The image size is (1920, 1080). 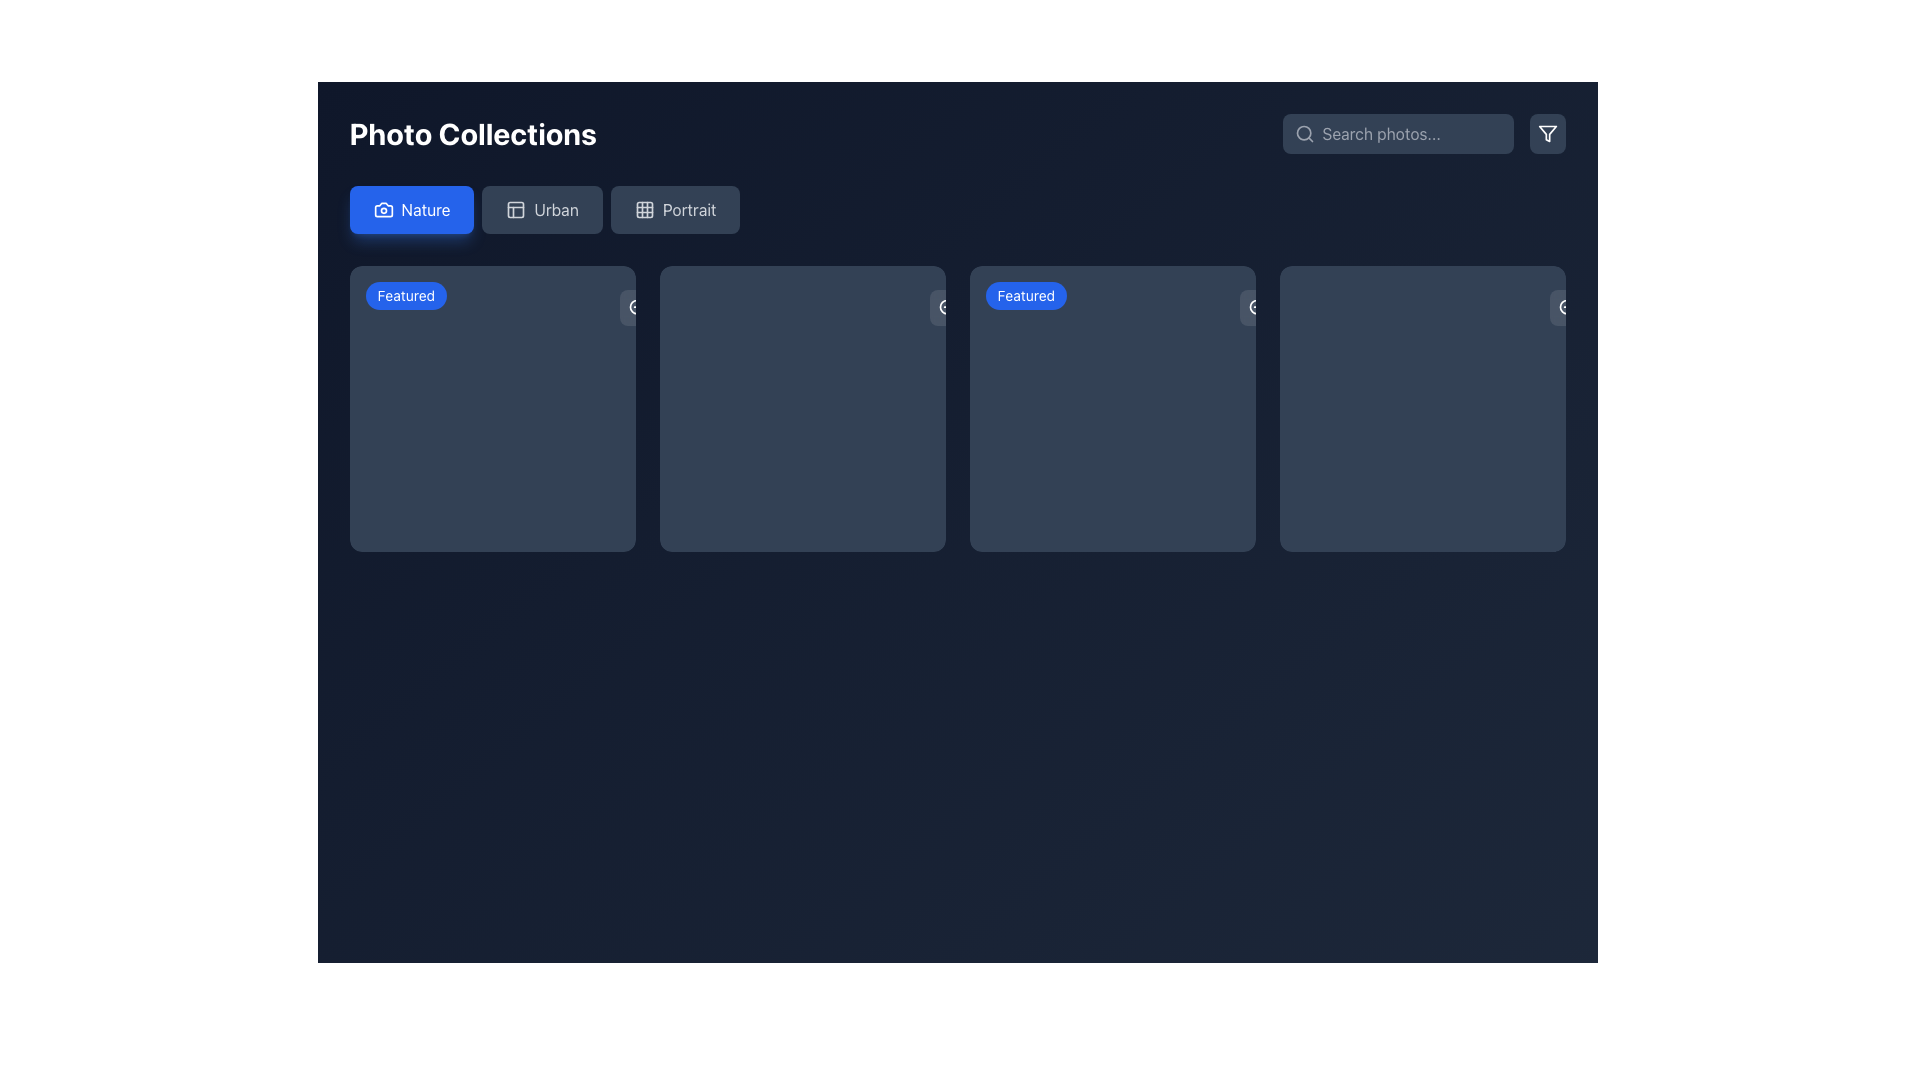 What do you see at coordinates (1546, 134) in the screenshot?
I see `the filter button located in the top-right corner of the interface` at bounding box center [1546, 134].